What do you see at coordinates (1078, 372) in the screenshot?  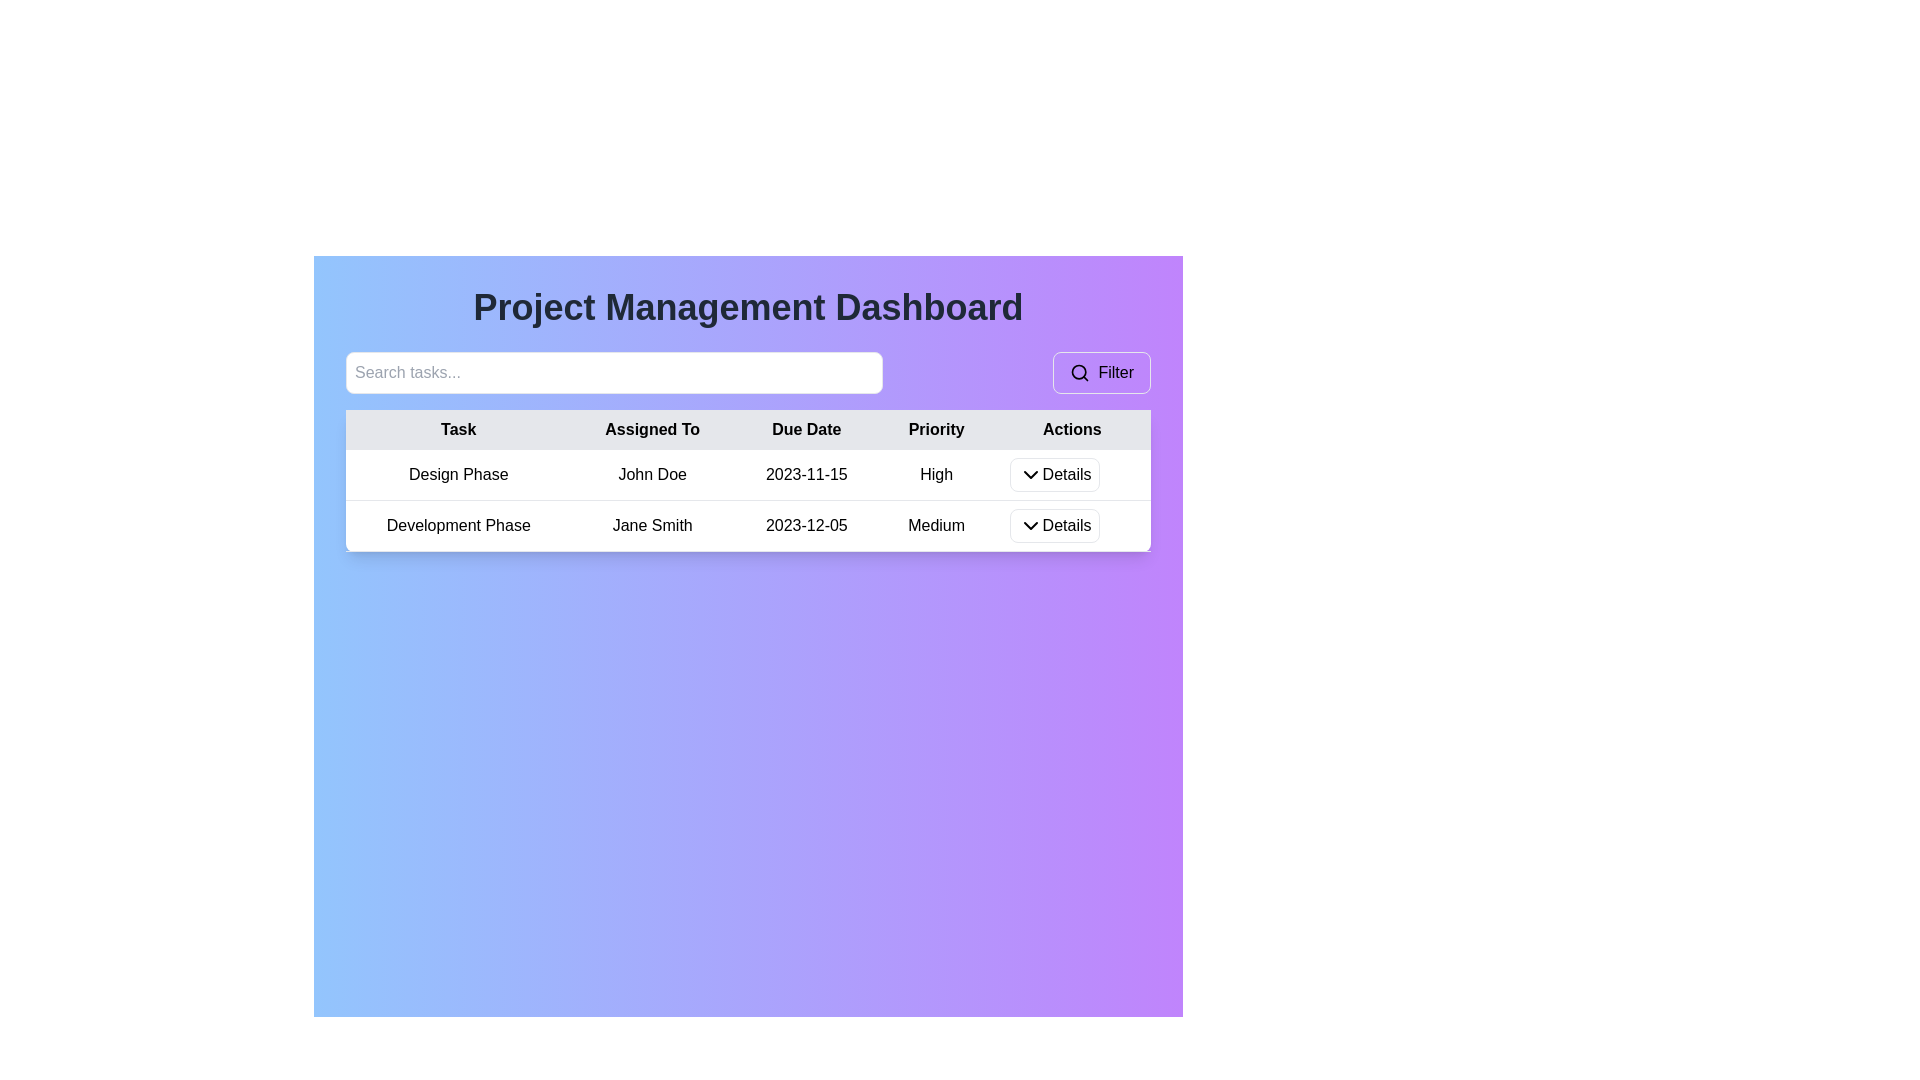 I see `the filter button located in the top-right corner of the interface by clicking on the center of the circular part of the magnifying glass glyph` at bounding box center [1078, 372].